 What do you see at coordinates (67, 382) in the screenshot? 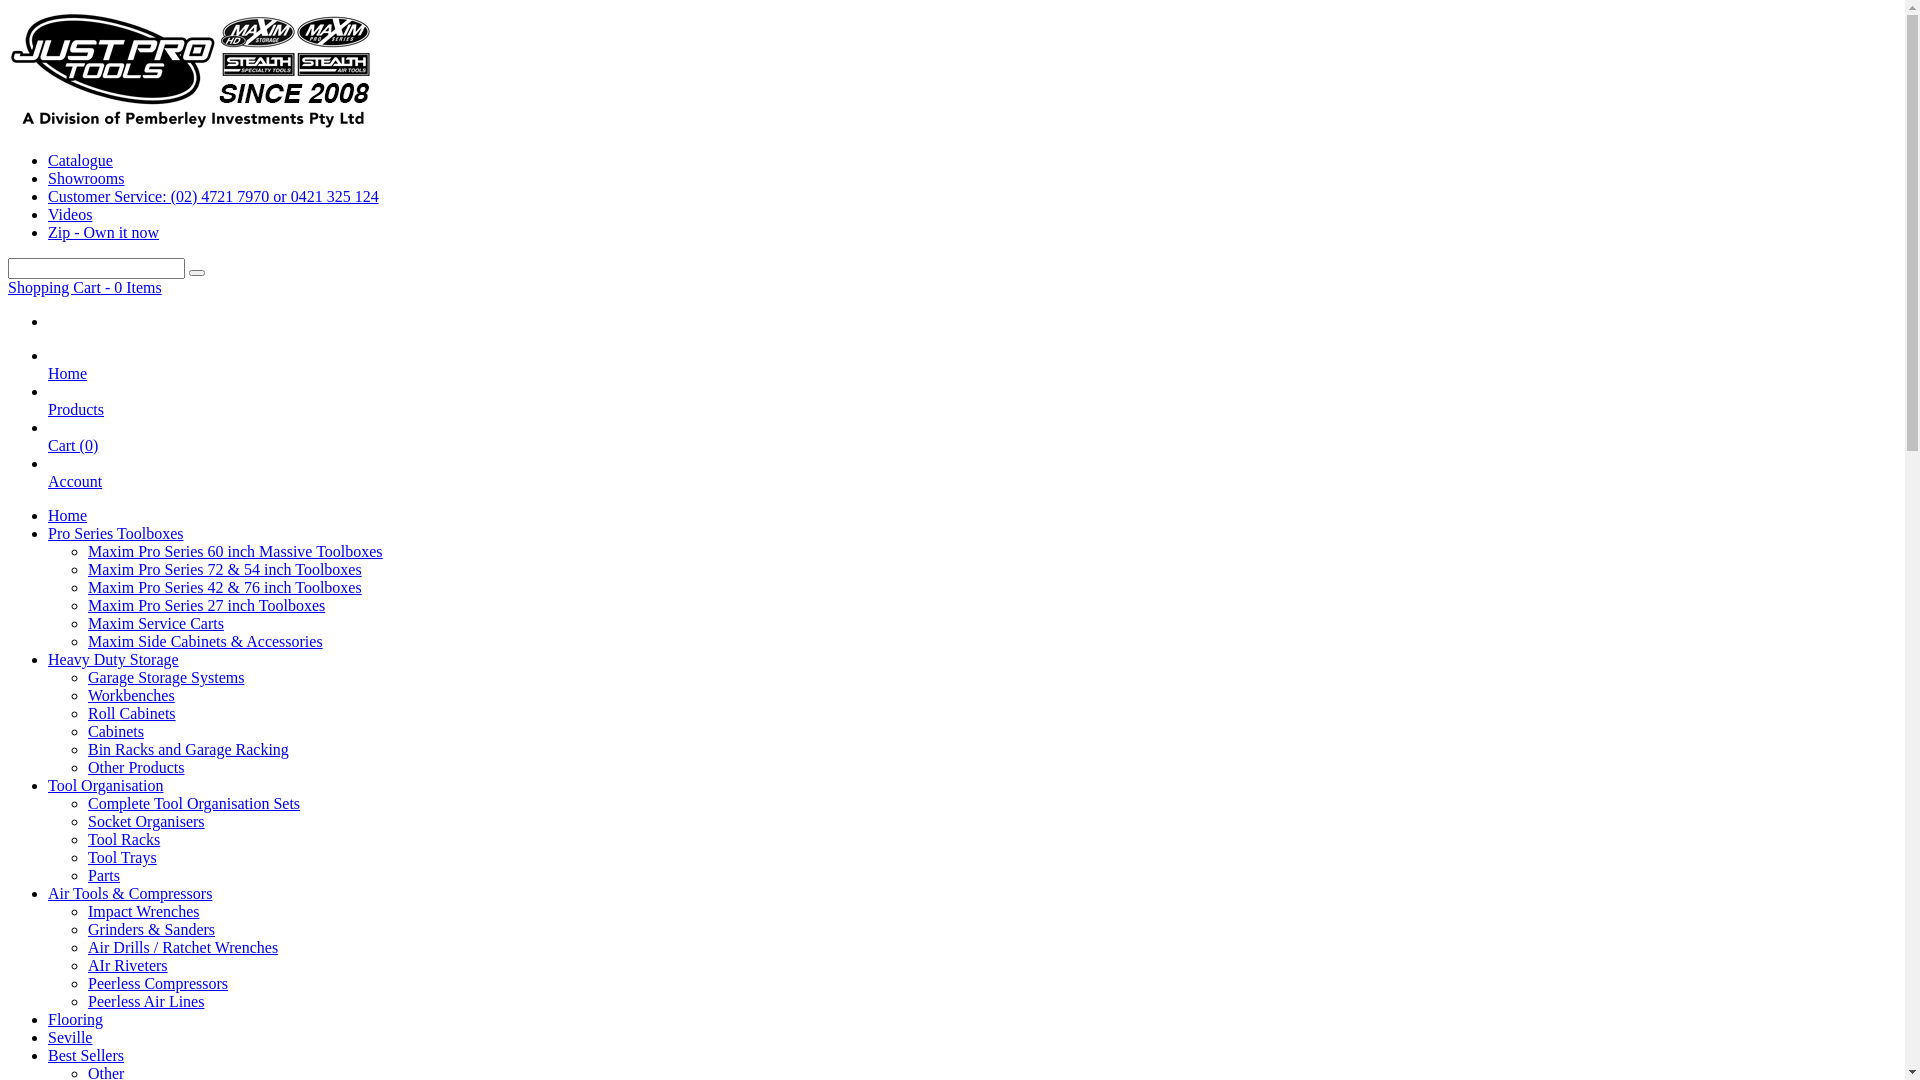
I see `'Home'` at bounding box center [67, 382].